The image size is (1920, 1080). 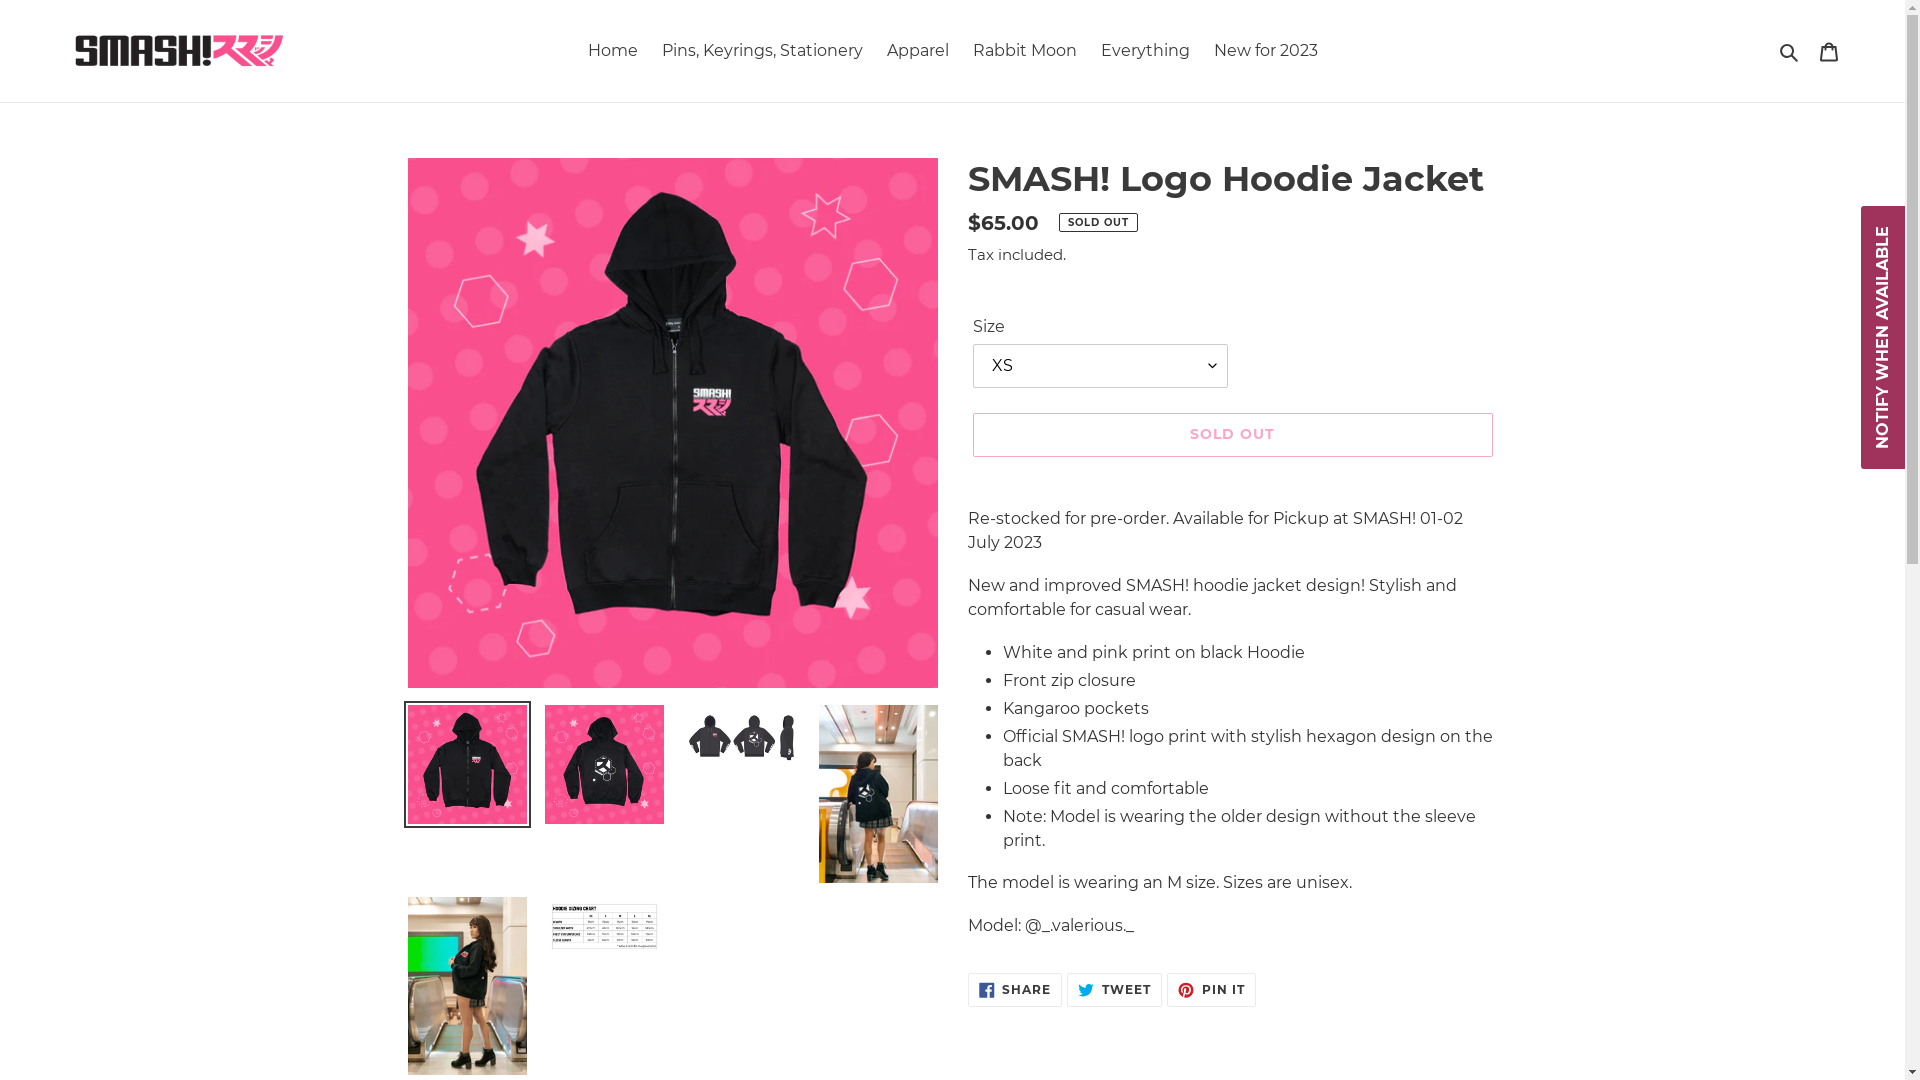 What do you see at coordinates (761, 49) in the screenshot?
I see `'Pins, Keyrings, Stationery'` at bounding box center [761, 49].